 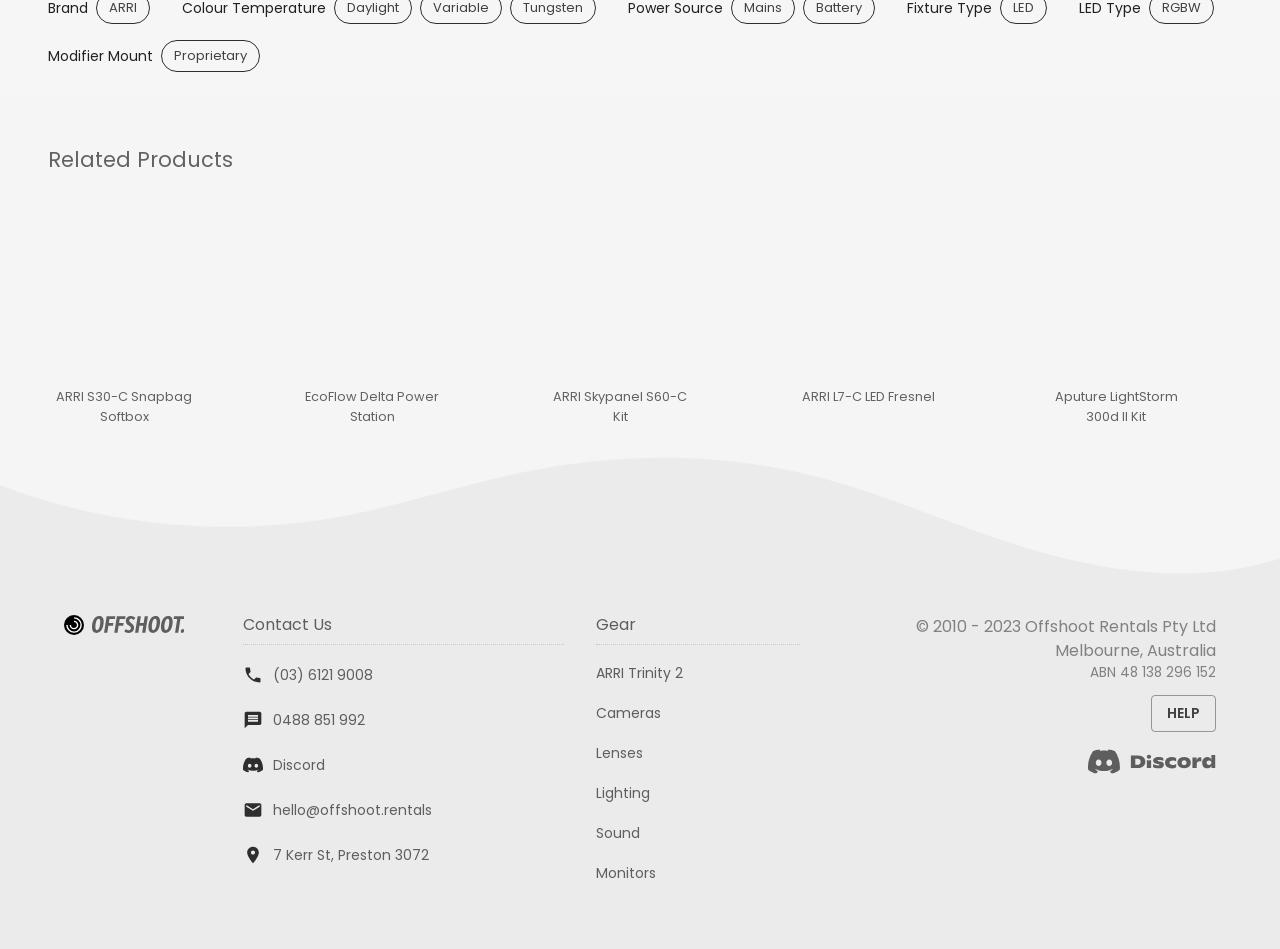 What do you see at coordinates (638, 671) in the screenshot?
I see `'ARRI Trinity 2'` at bounding box center [638, 671].